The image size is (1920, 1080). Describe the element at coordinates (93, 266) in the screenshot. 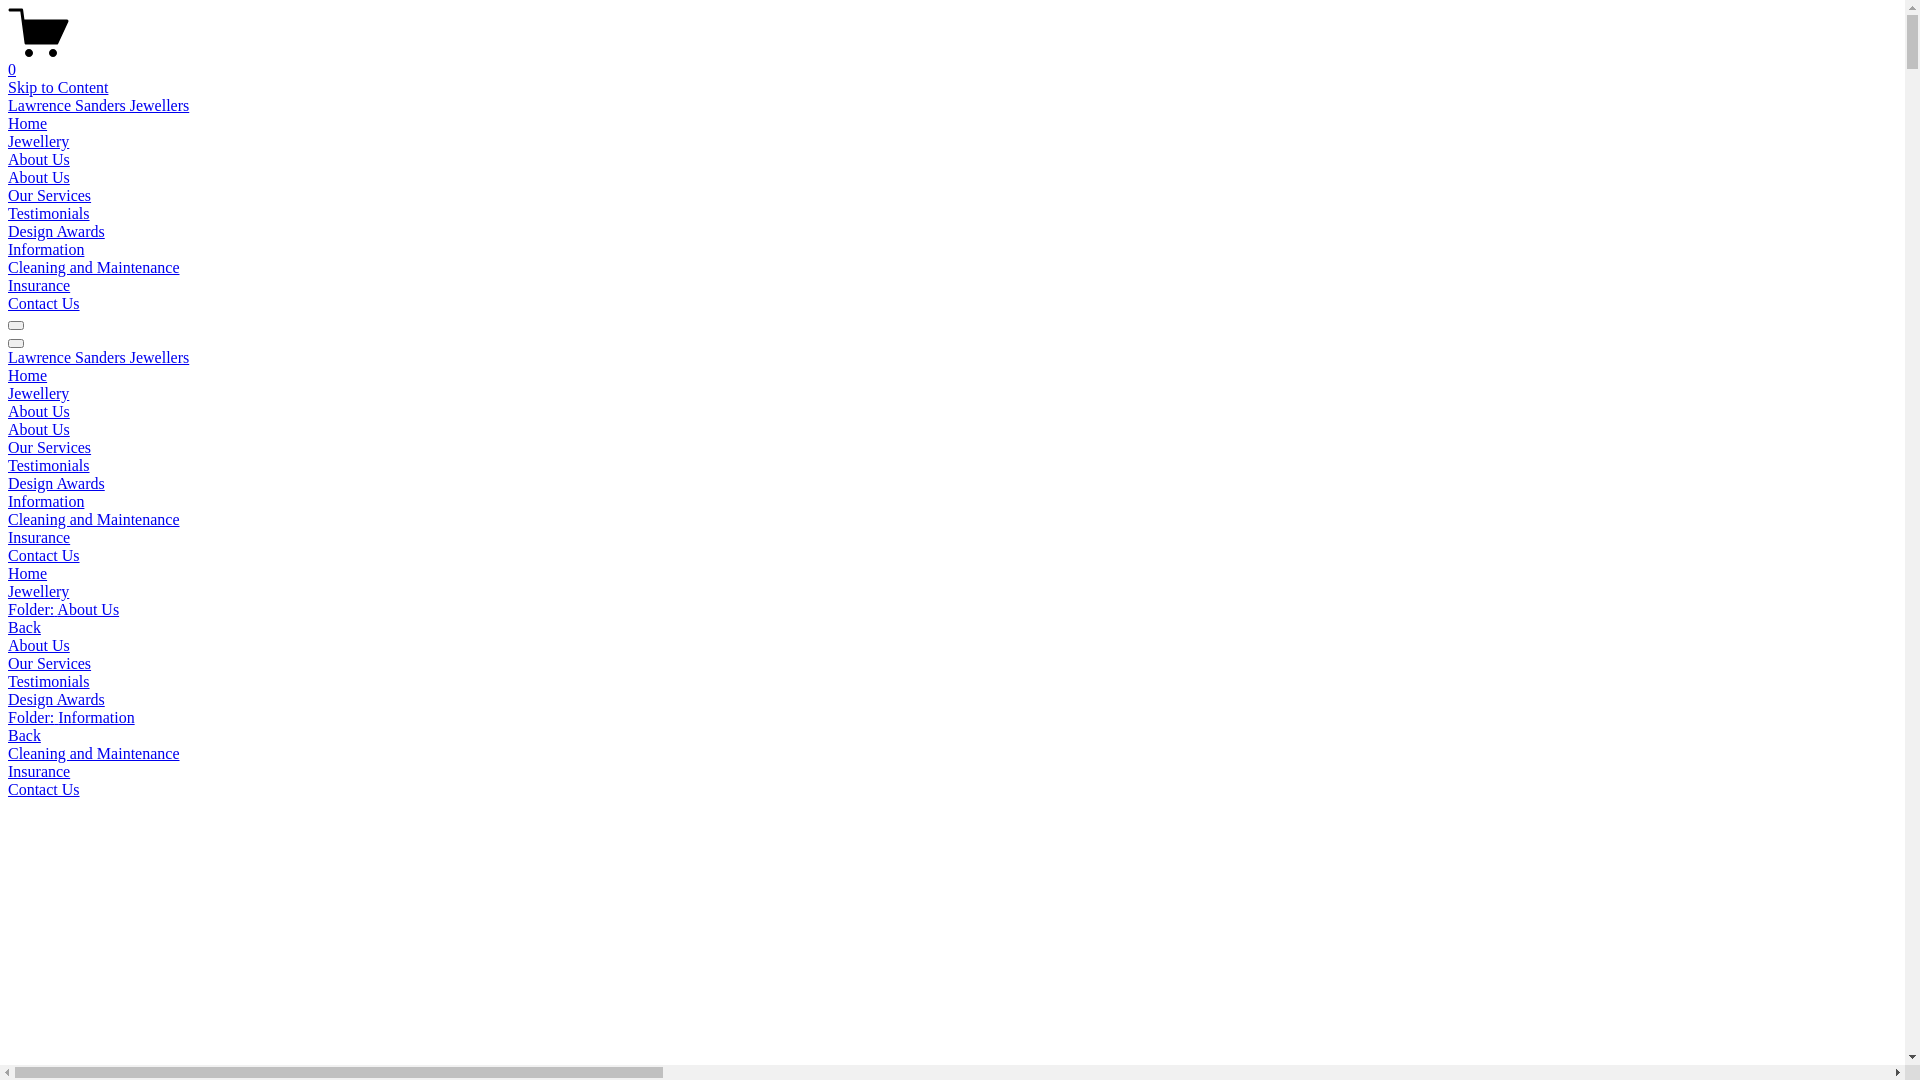

I see `'Cleaning and Maintenance'` at that location.